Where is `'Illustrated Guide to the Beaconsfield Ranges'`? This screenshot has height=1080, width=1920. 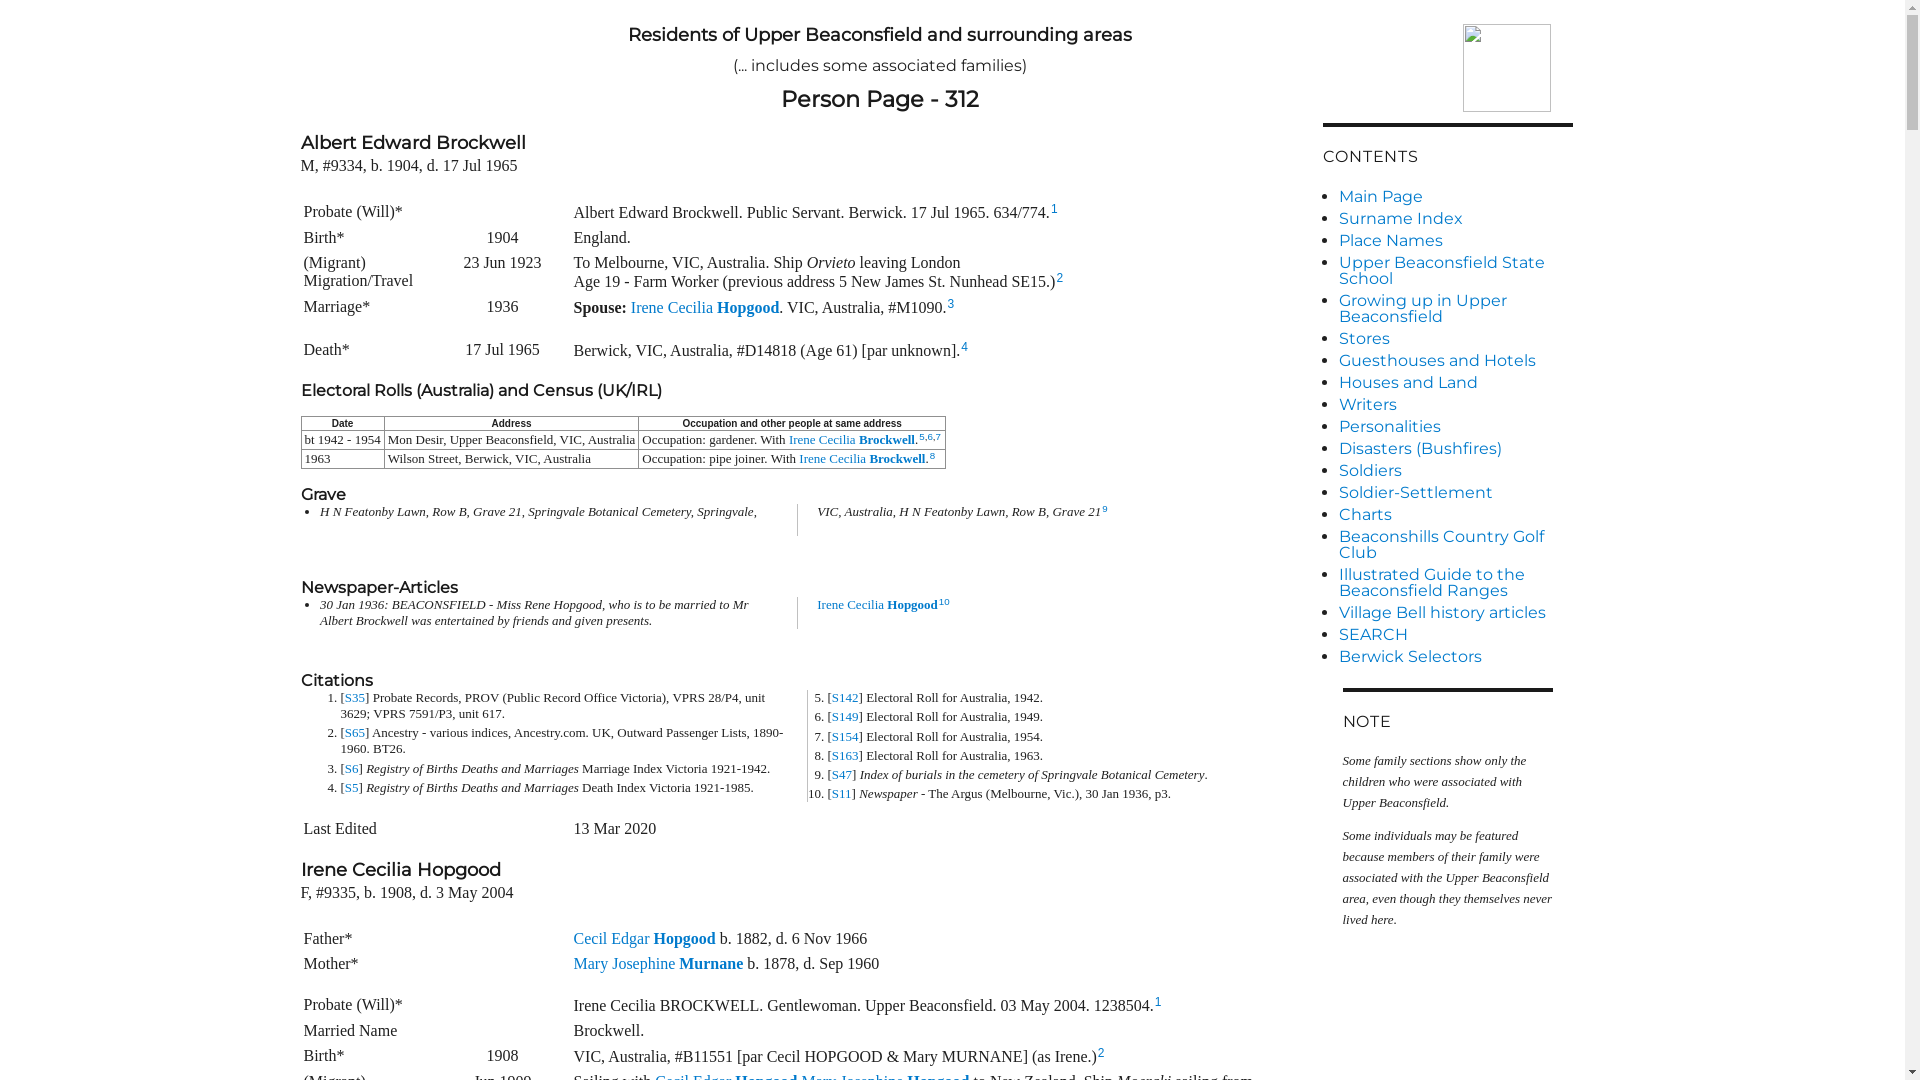 'Illustrated Guide to the Beaconsfield Ranges' is located at coordinates (1454, 582).